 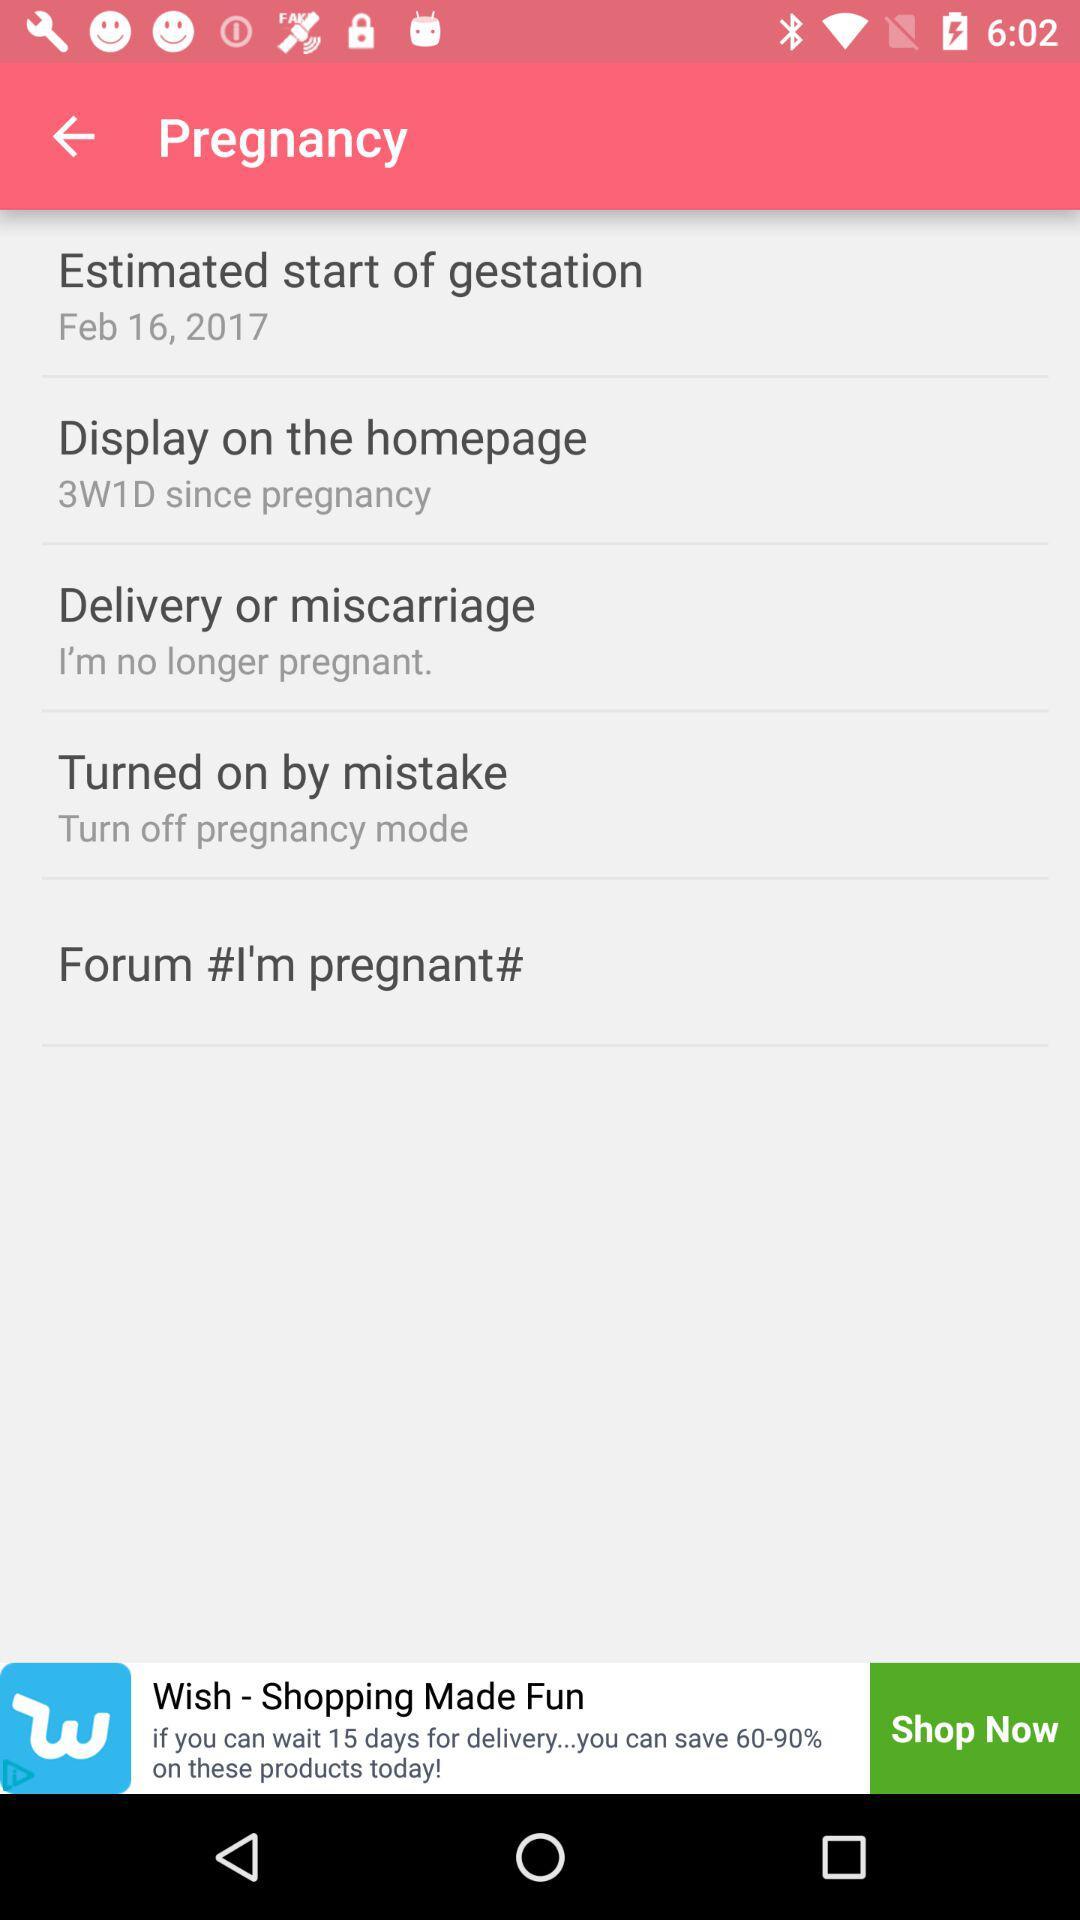 What do you see at coordinates (64, 1727) in the screenshot?
I see `the twitter icon` at bounding box center [64, 1727].